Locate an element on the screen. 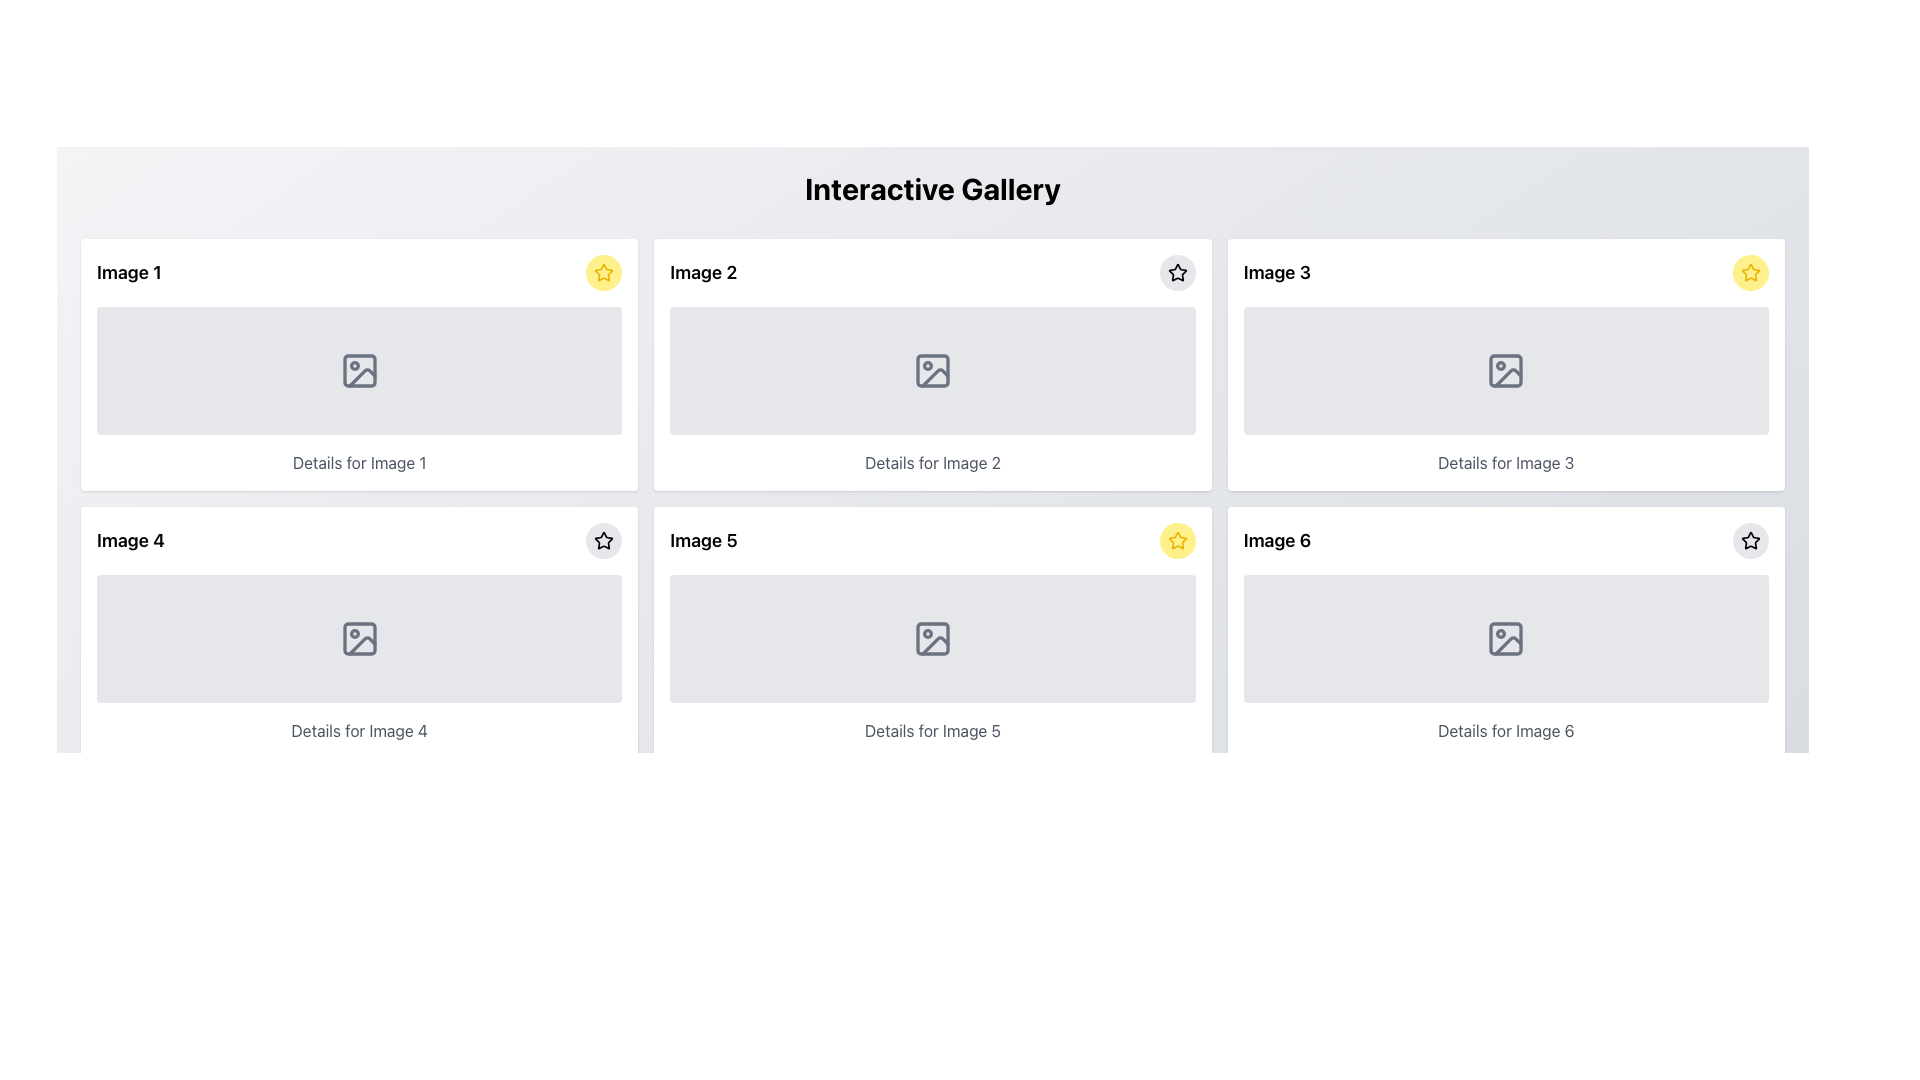  the background rectangle element within the framed image icon for 'Image 5', located in the lower row of the gallery is located at coordinates (931, 639).